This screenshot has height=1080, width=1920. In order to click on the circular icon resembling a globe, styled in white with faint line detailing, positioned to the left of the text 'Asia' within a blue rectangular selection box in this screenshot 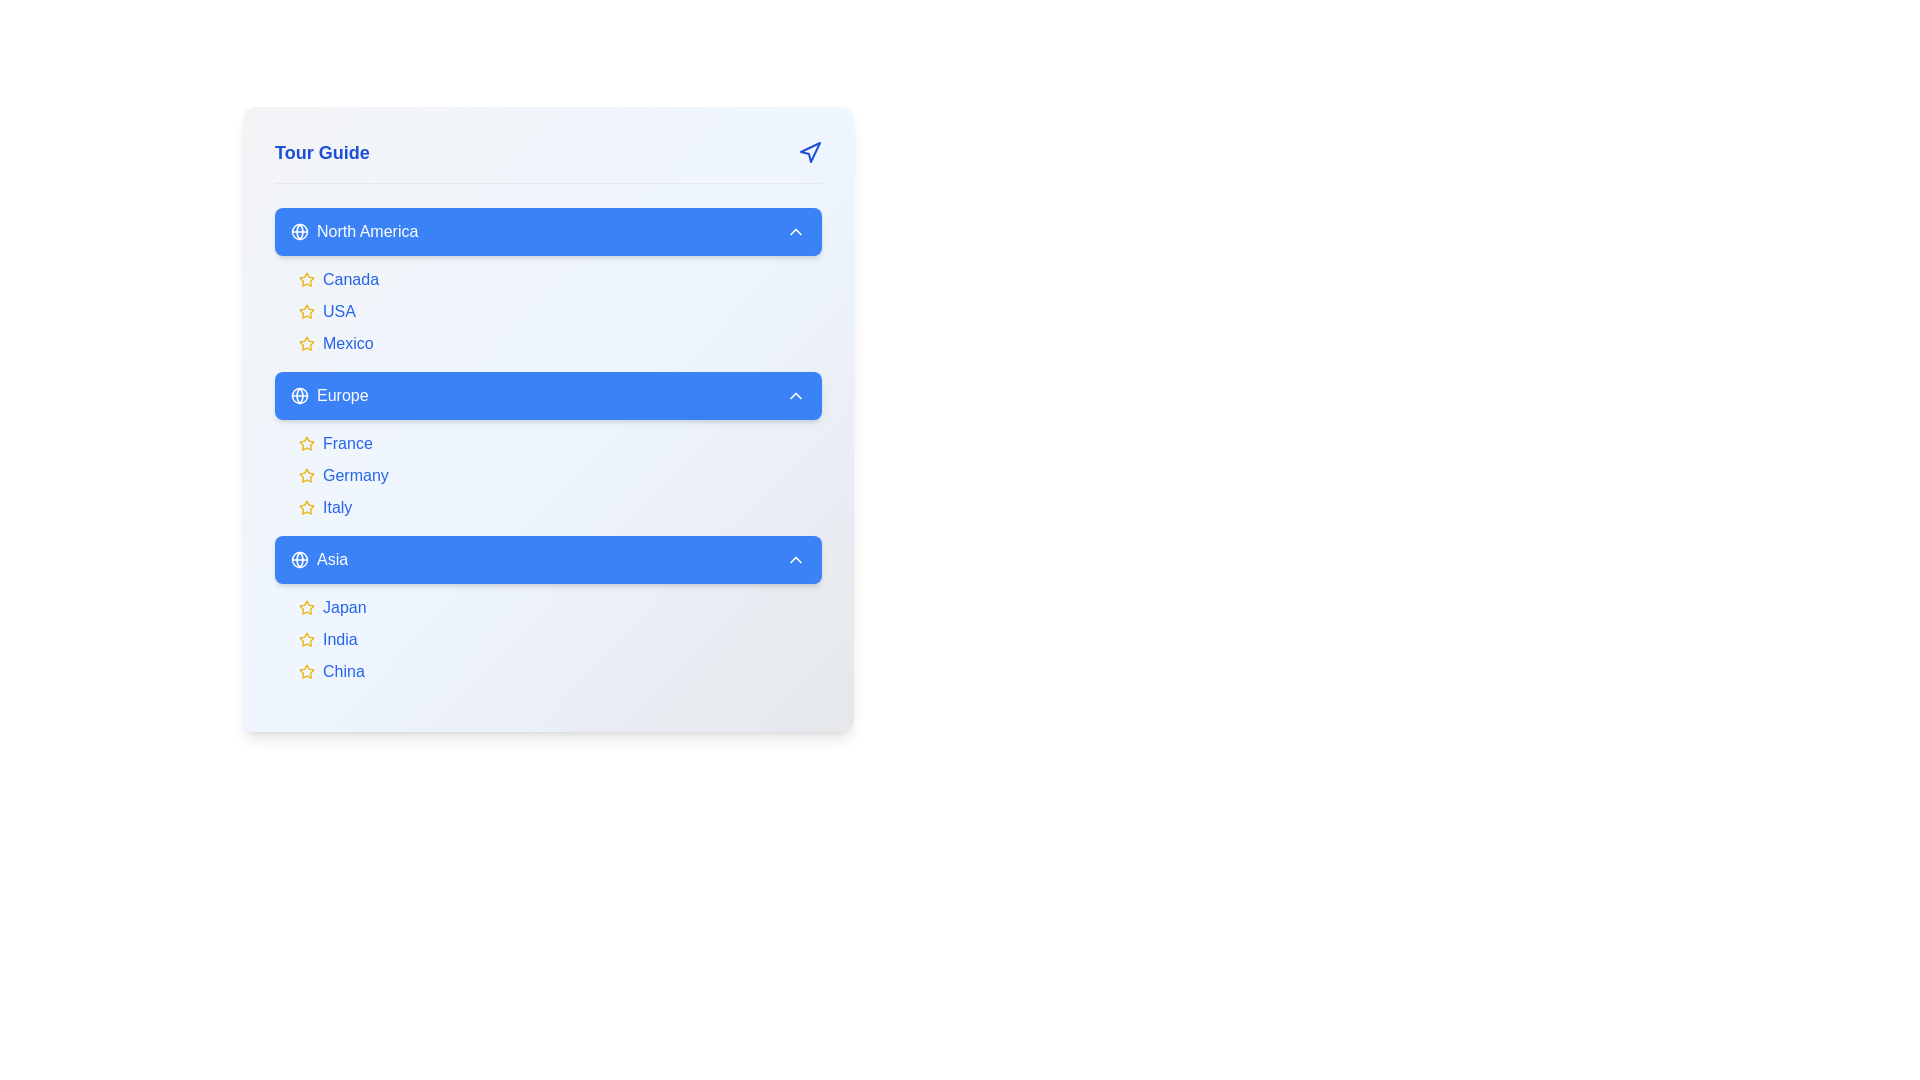, I will do `click(298, 559)`.